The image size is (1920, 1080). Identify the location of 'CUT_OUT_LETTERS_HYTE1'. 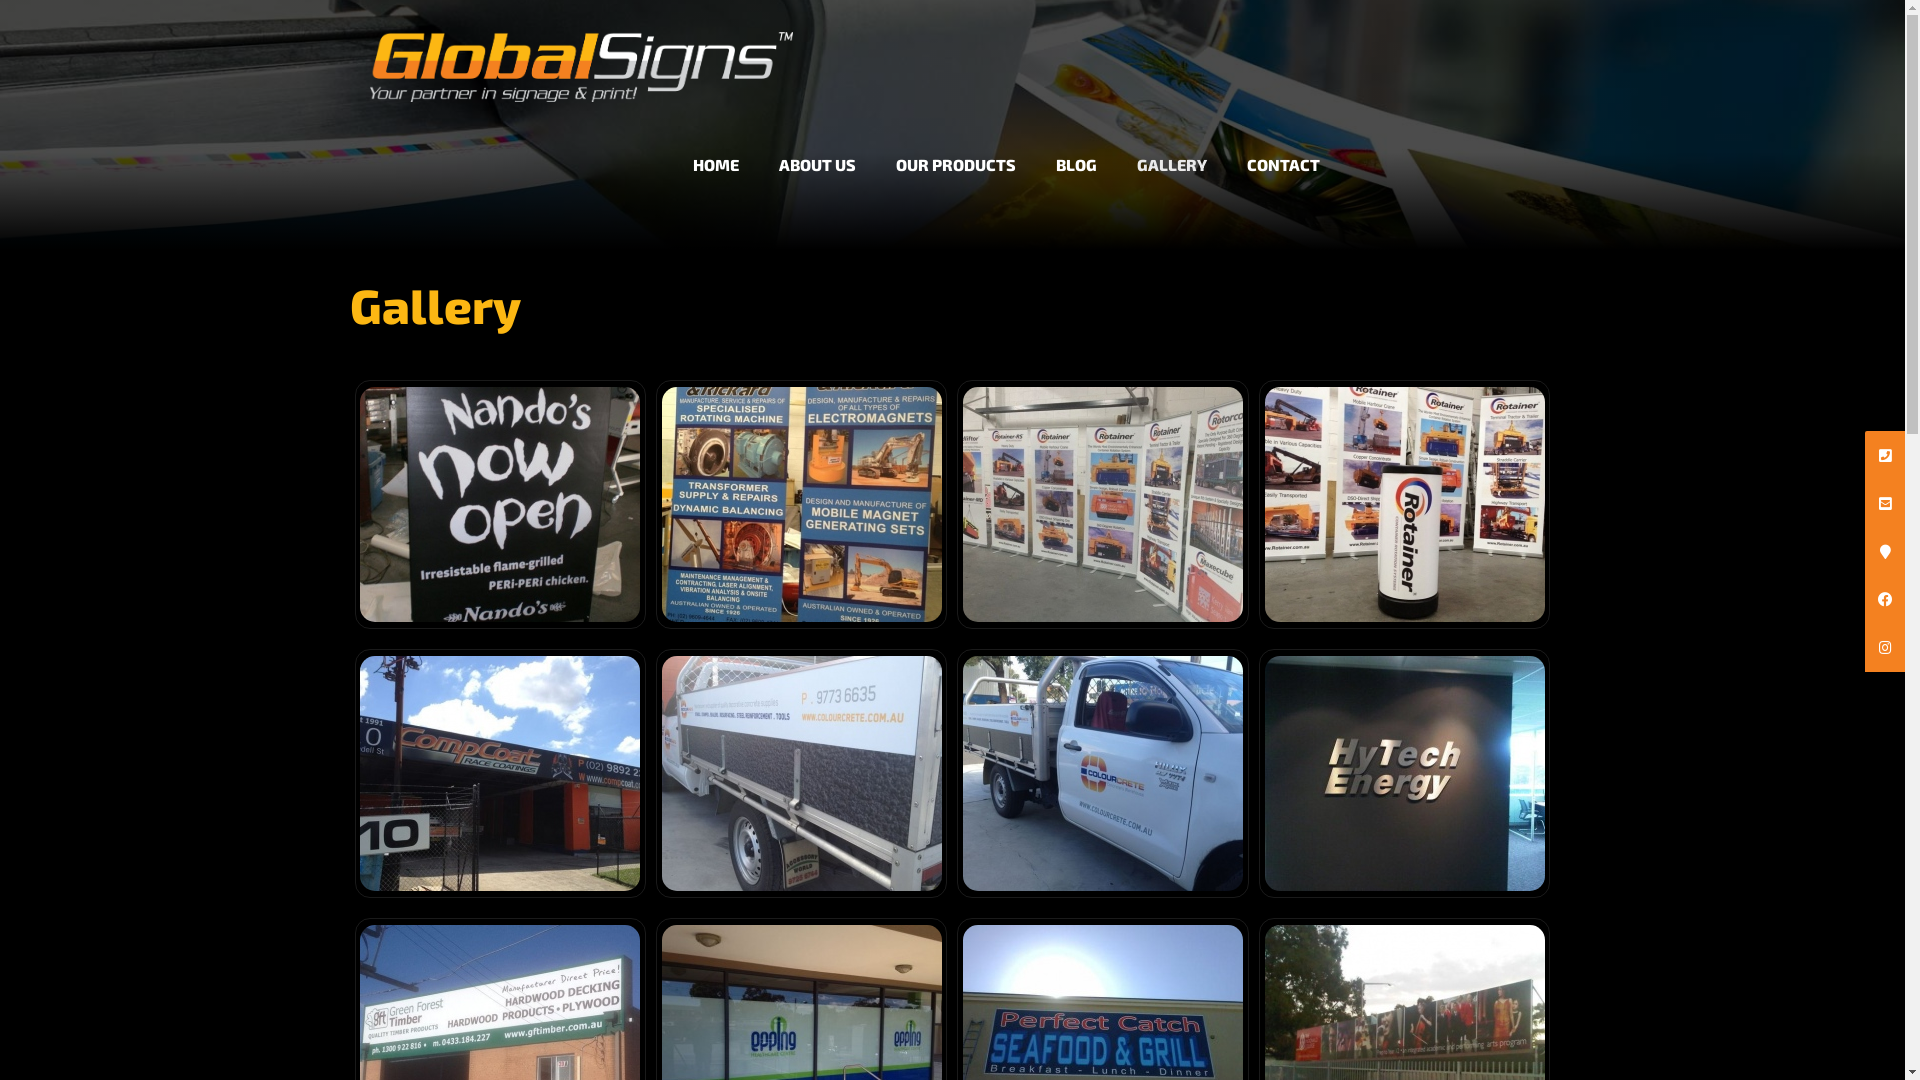
(1402, 772).